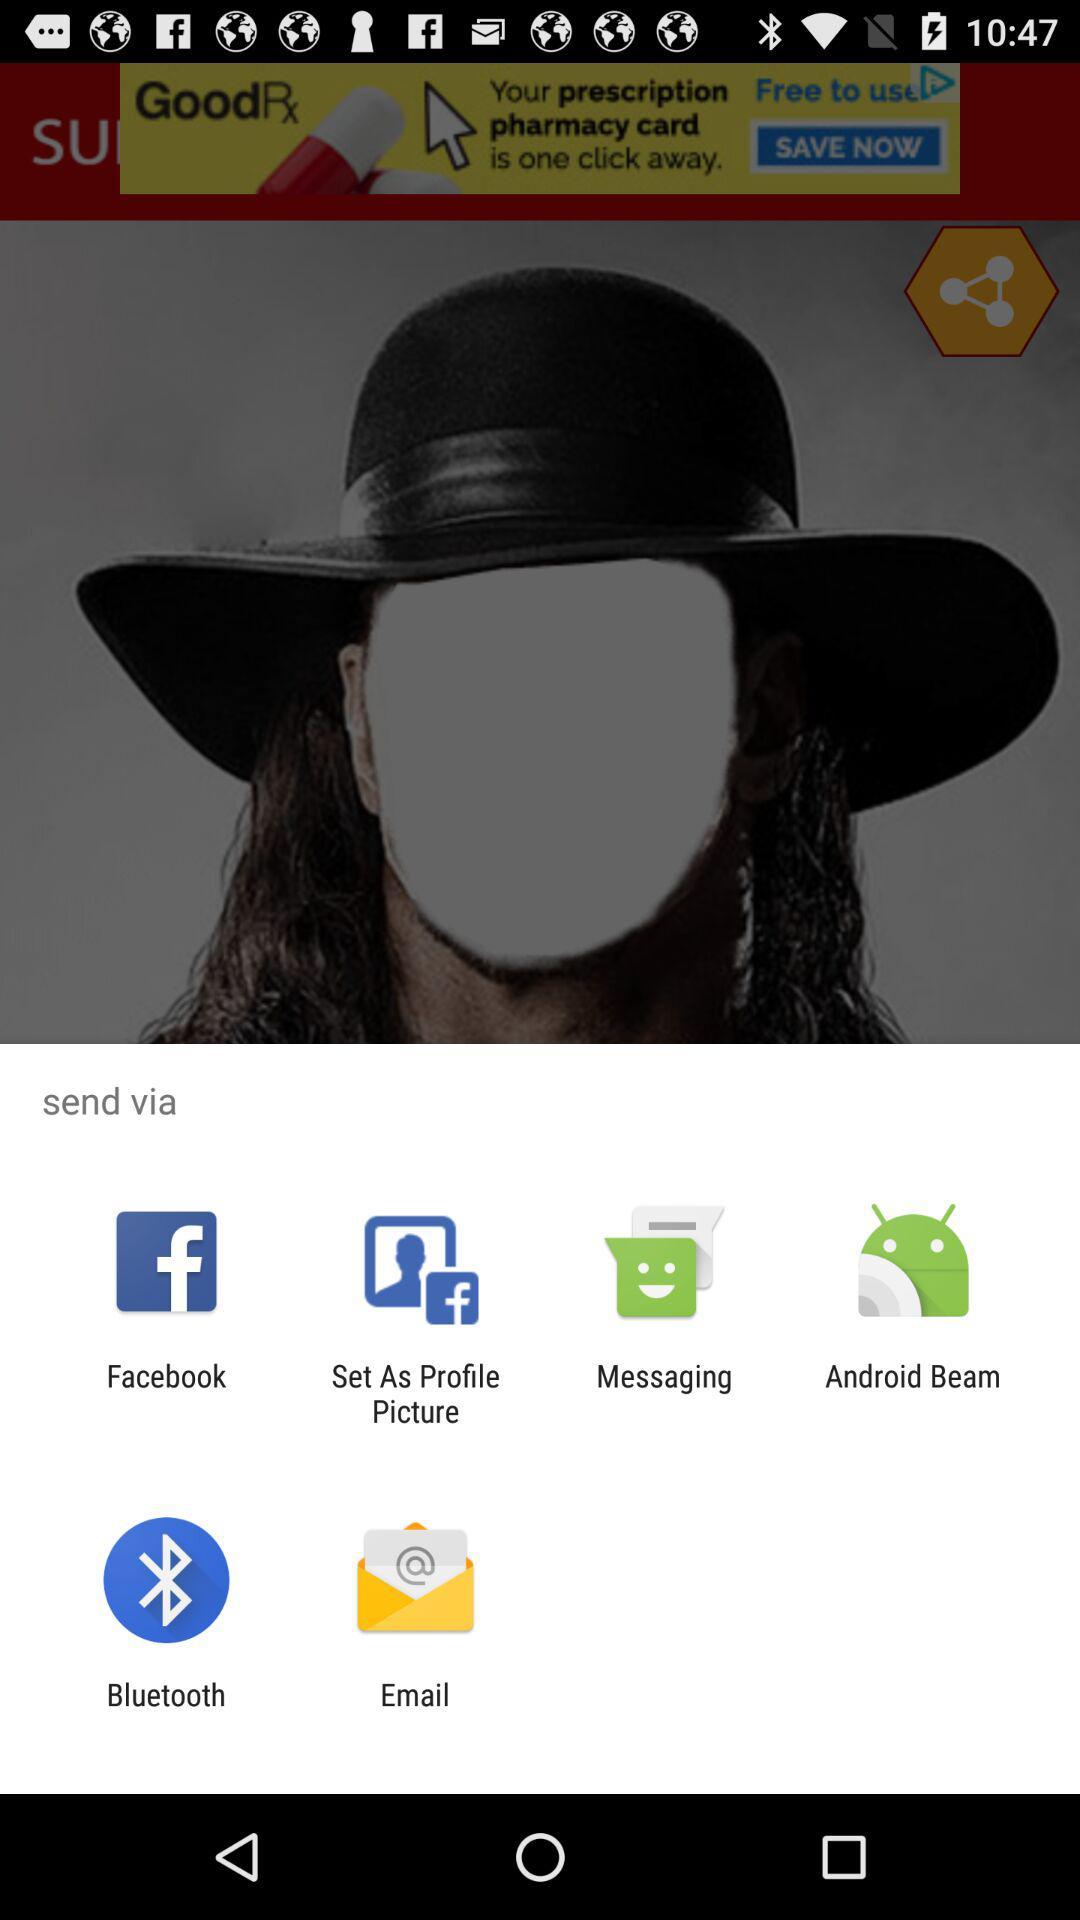 This screenshot has width=1080, height=1920. Describe the element at coordinates (165, 1711) in the screenshot. I see `the bluetooth icon` at that location.